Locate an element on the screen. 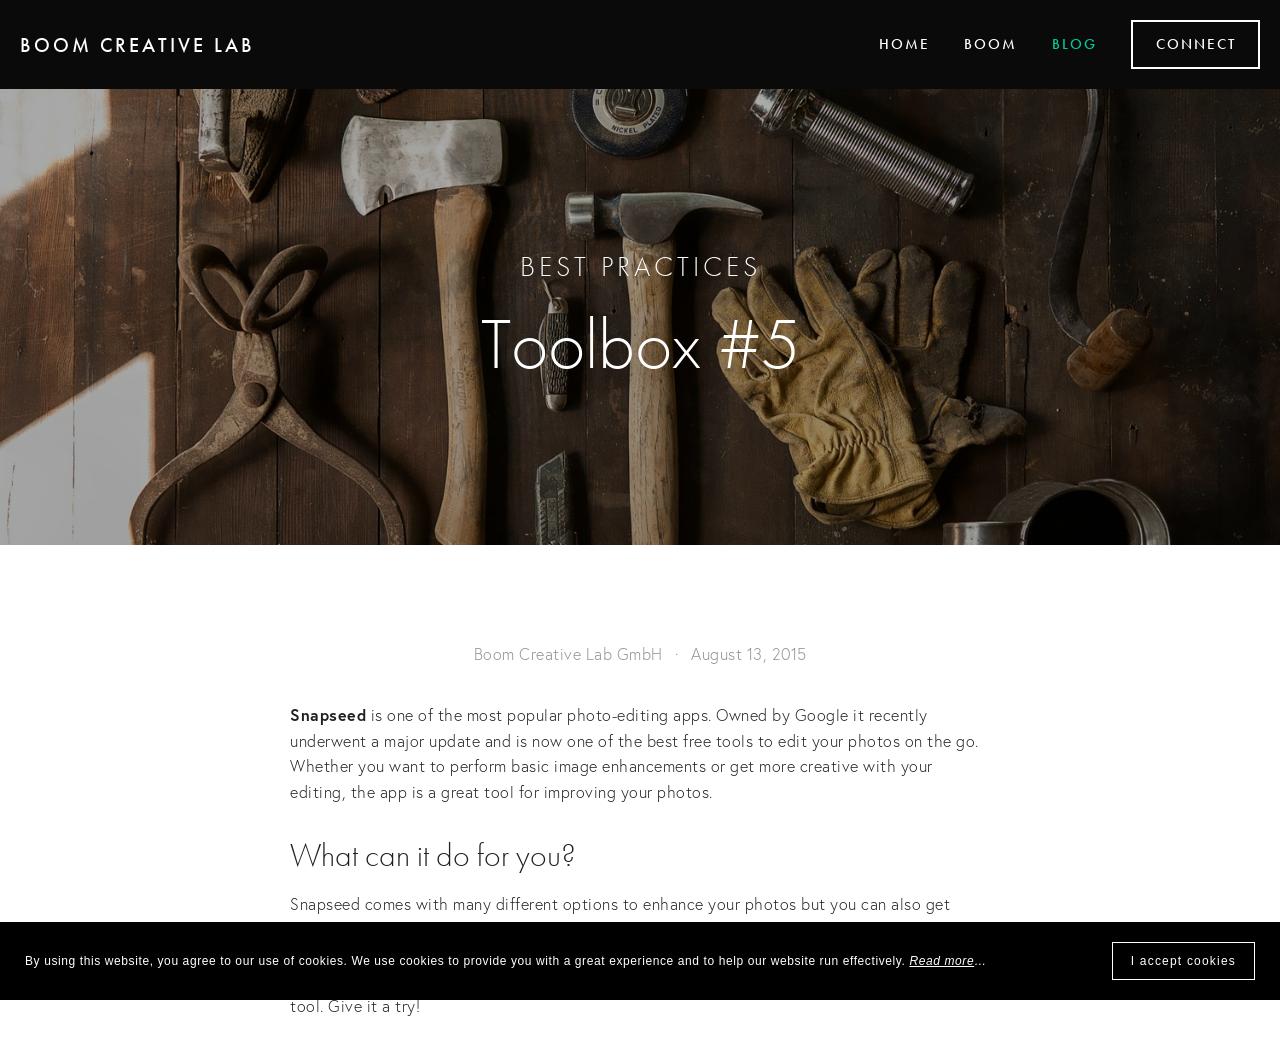 Image resolution: width=1280 pixels, height=1039 pixels. 'By using this website, you agree to our use of cookies. We use cookies to provide you with a great experience and to help our website run effectively.' is located at coordinates (465, 960).